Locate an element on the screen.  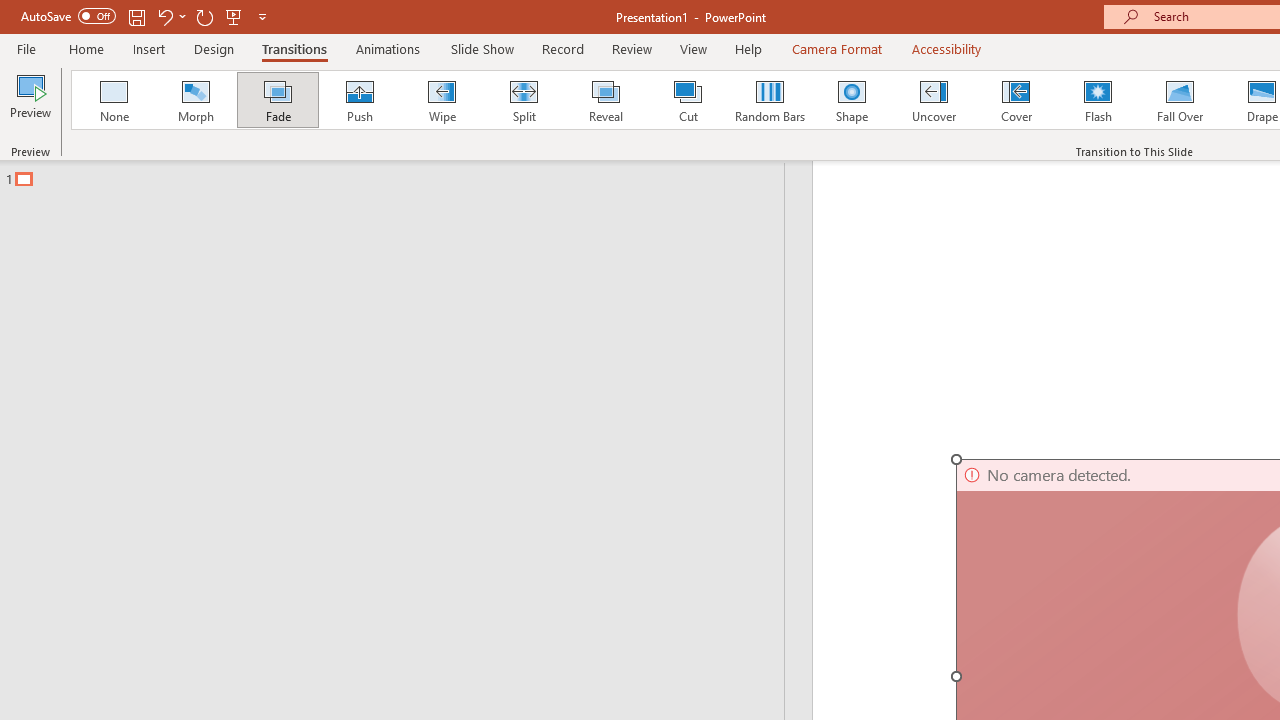
'Camera Format' is located at coordinates (837, 48).